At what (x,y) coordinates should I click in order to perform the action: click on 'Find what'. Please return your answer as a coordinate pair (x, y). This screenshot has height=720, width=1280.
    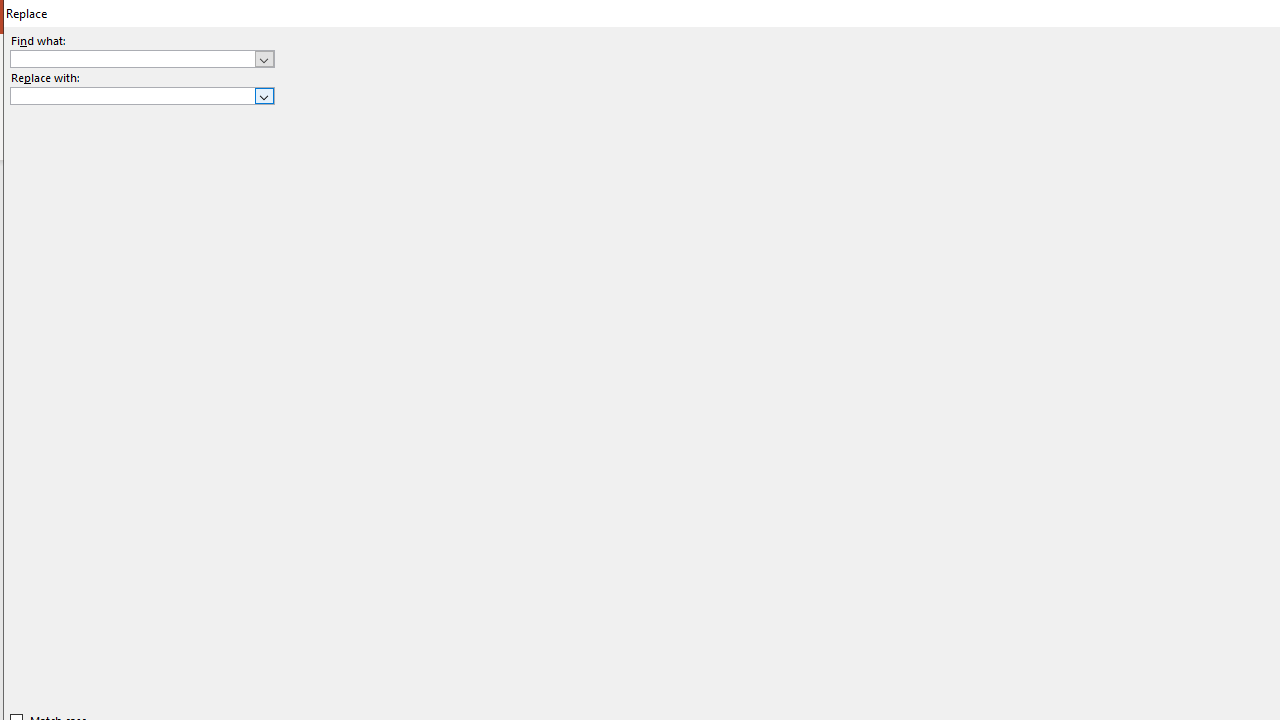
    Looking at the image, I should click on (132, 58).